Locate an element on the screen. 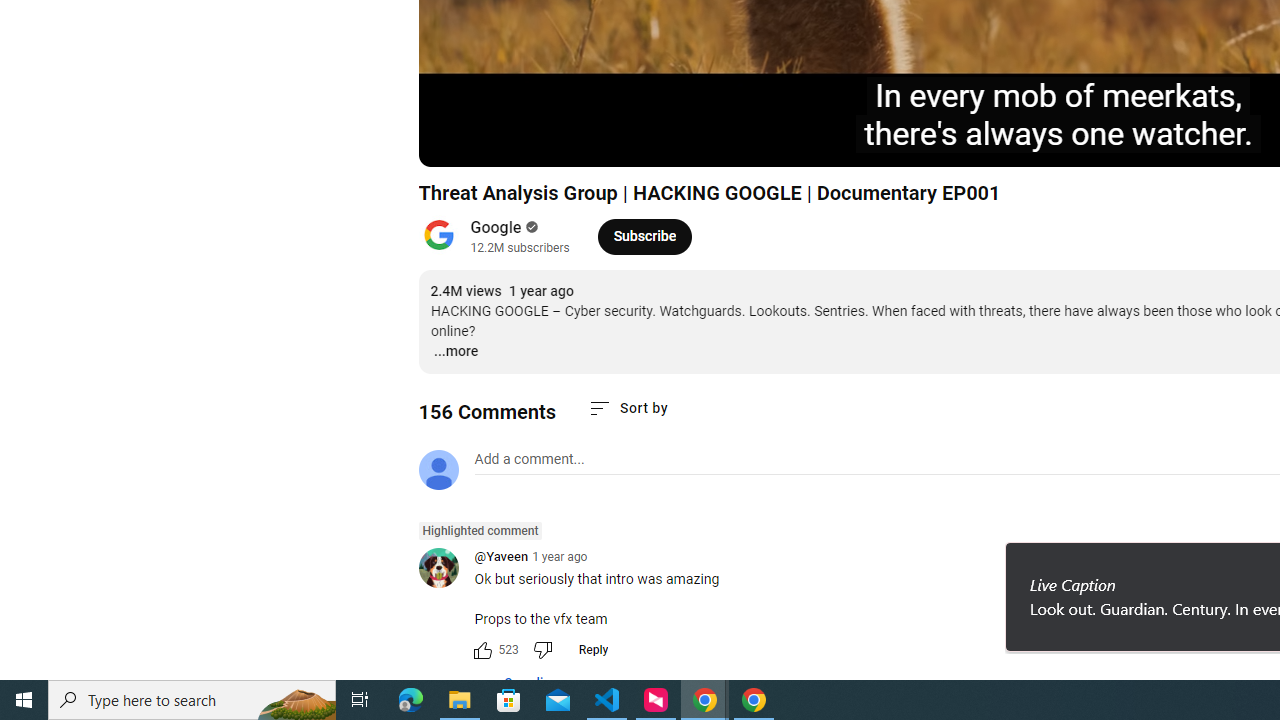 This screenshot has width=1280, height=720. '1 year ago' is located at coordinates (560, 556).